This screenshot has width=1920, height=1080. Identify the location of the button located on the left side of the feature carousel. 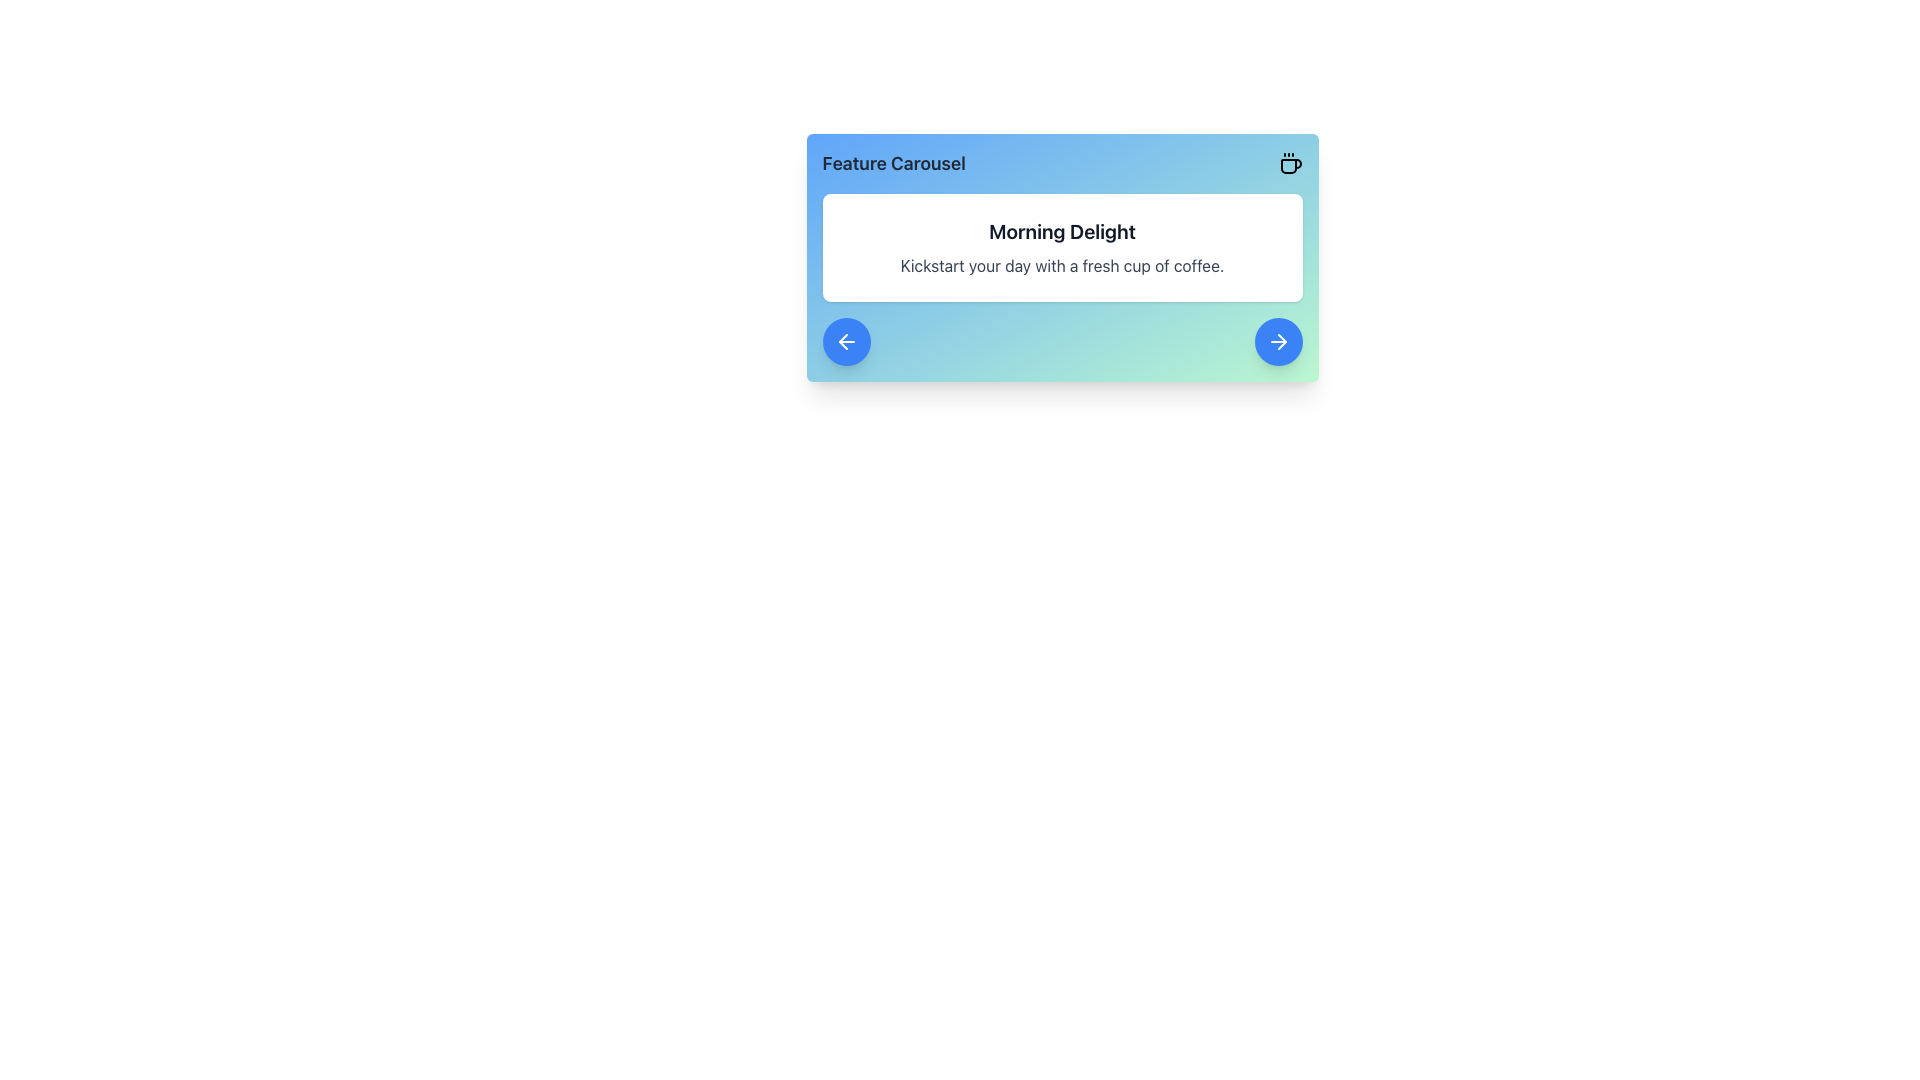
(846, 341).